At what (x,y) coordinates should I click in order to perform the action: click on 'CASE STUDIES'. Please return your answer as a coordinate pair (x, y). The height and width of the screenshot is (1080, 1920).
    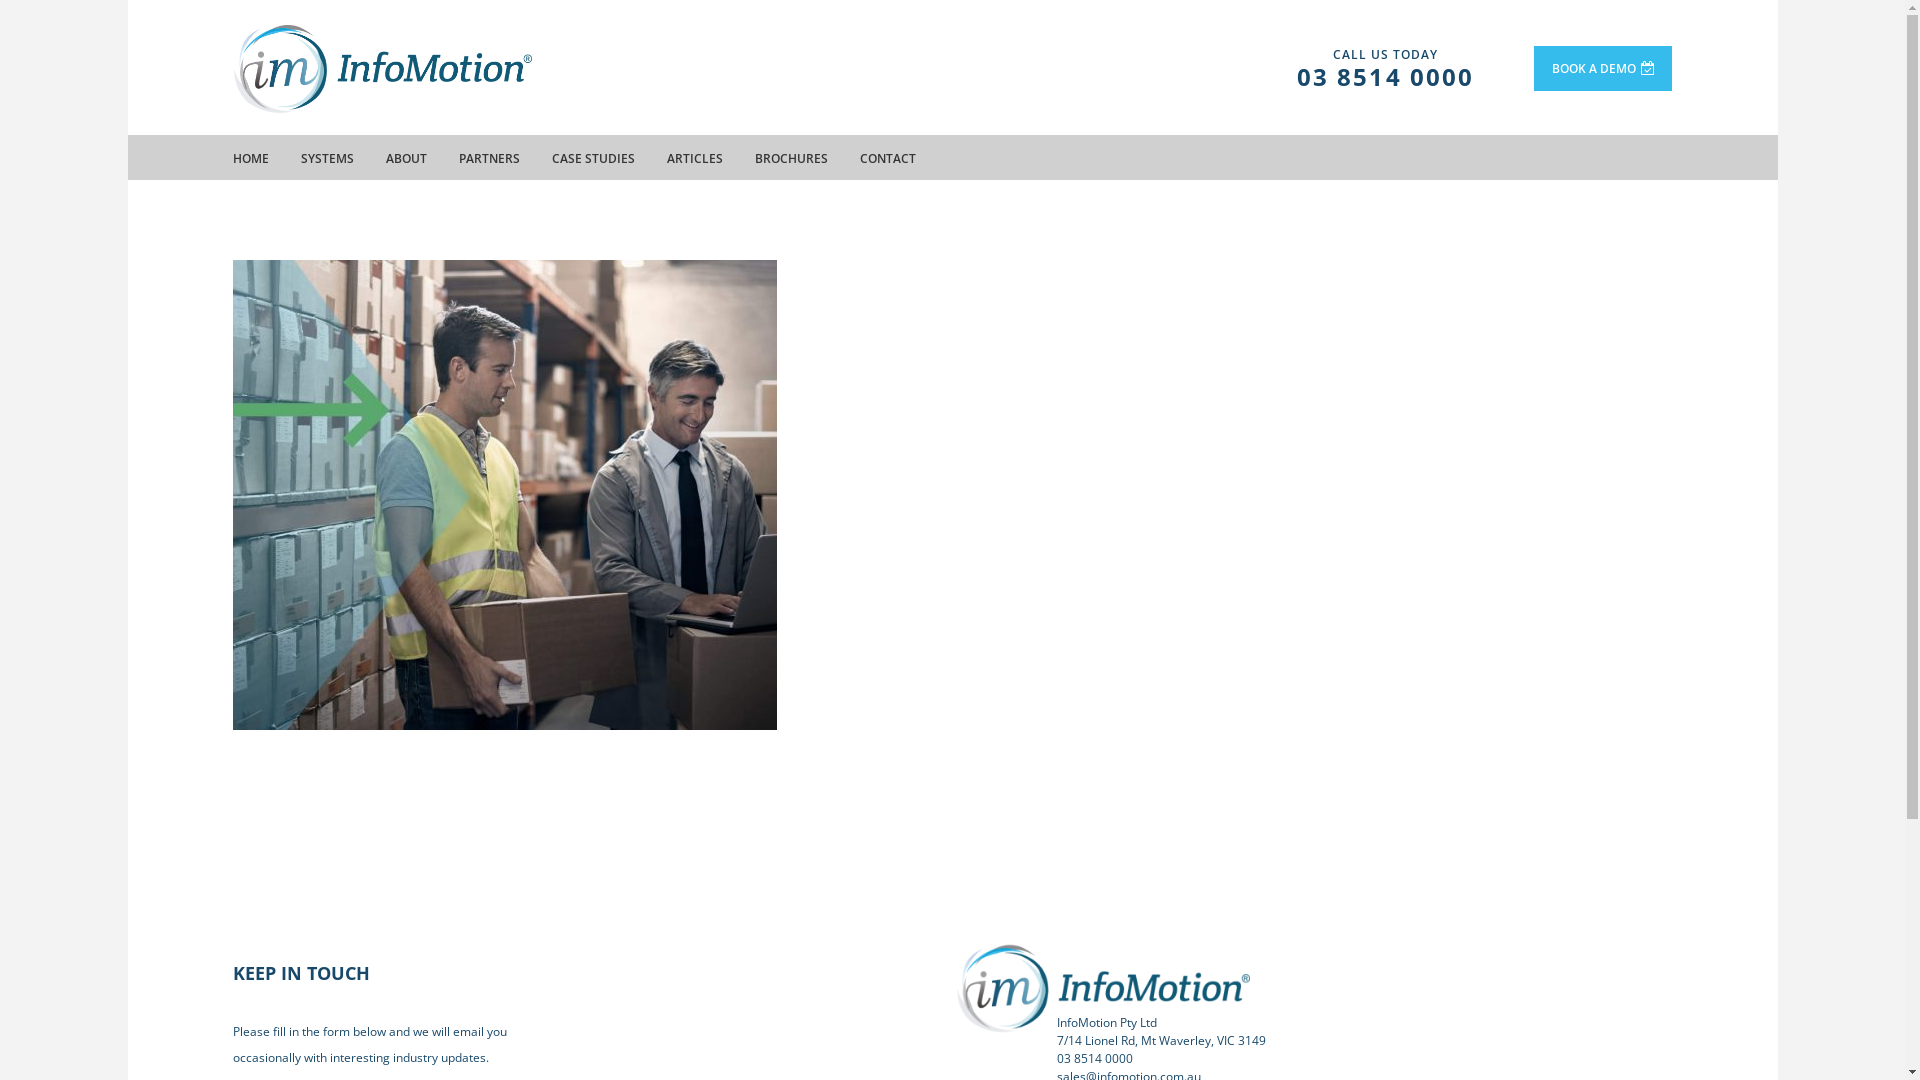
    Looking at the image, I should click on (592, 157).